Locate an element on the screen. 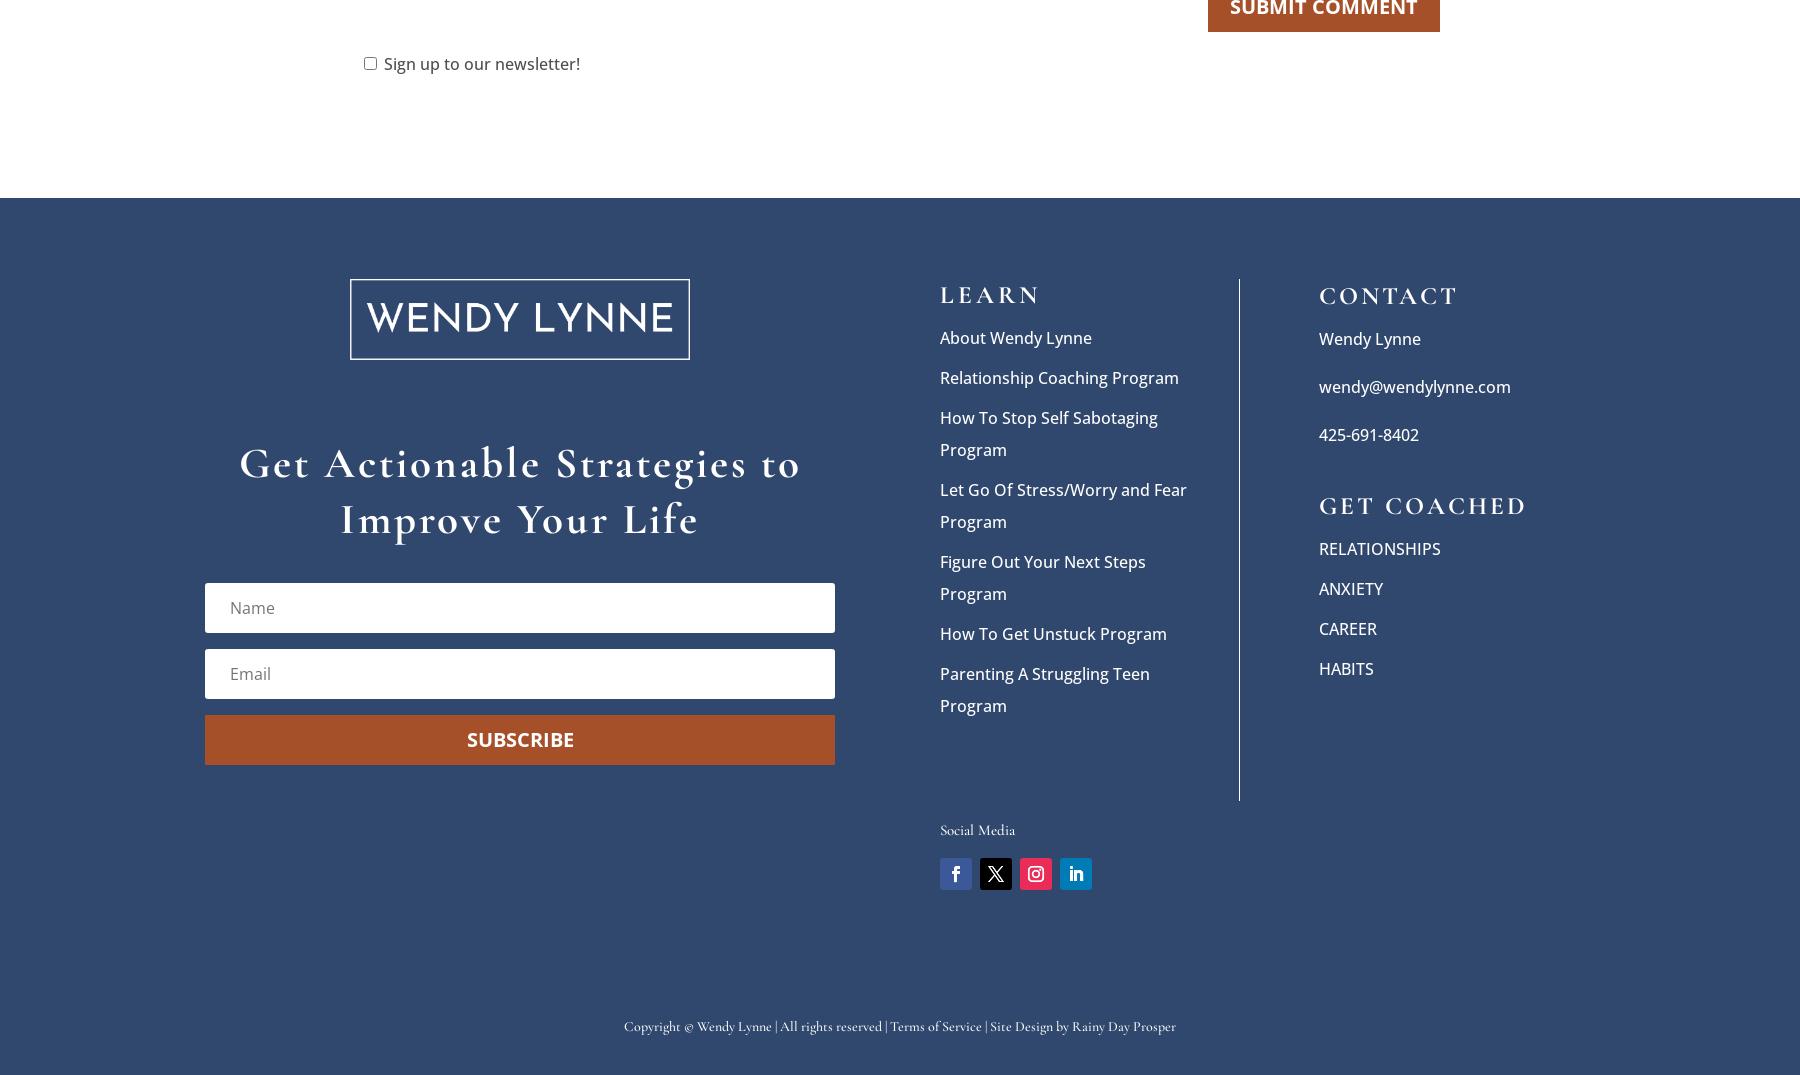  'CAREER' is located at coordinates (1348, 627).